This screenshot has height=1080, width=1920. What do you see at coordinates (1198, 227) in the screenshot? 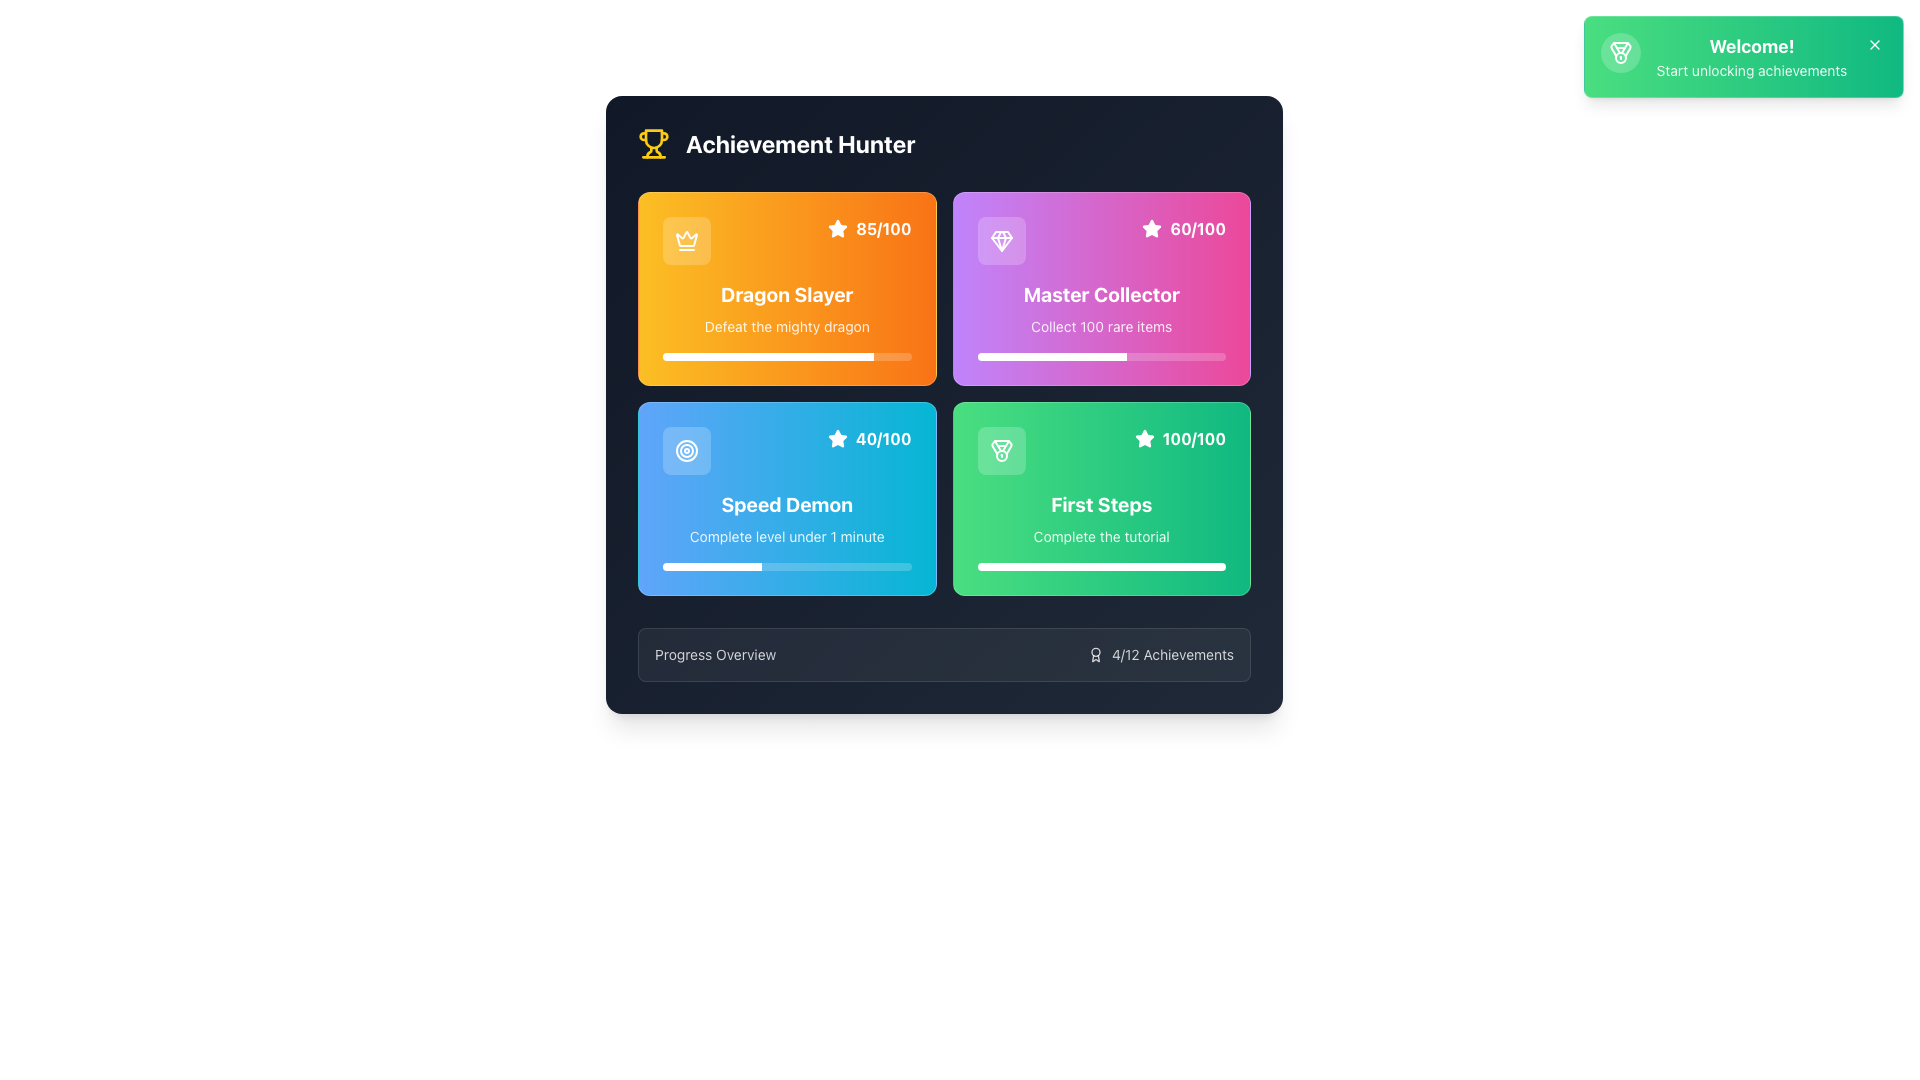
I see `the text label displaying '60/100' in bold white font on a pink background, located adjacent to a white star icon in the 'Master Collector' achievement card` at bounding box center [1198, 227].